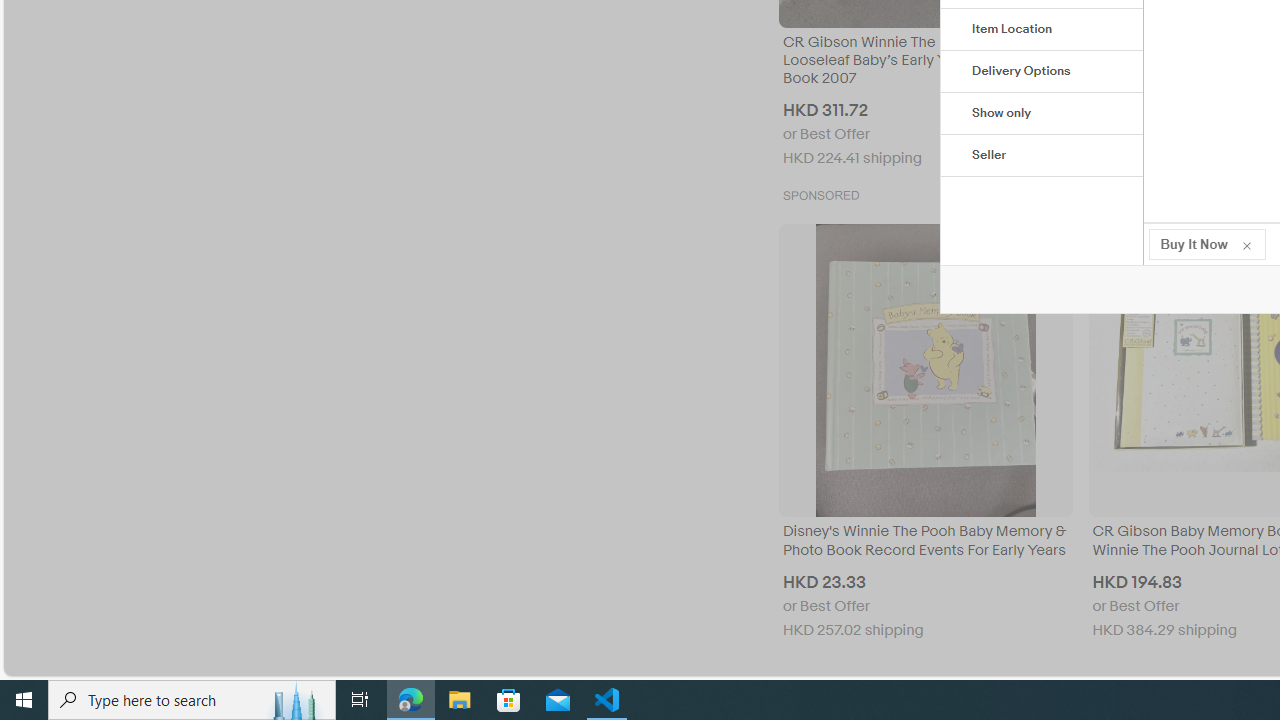  Describe the element at coordinates (1041, 155) in the screenshot. I see `'Seller'` at that location.